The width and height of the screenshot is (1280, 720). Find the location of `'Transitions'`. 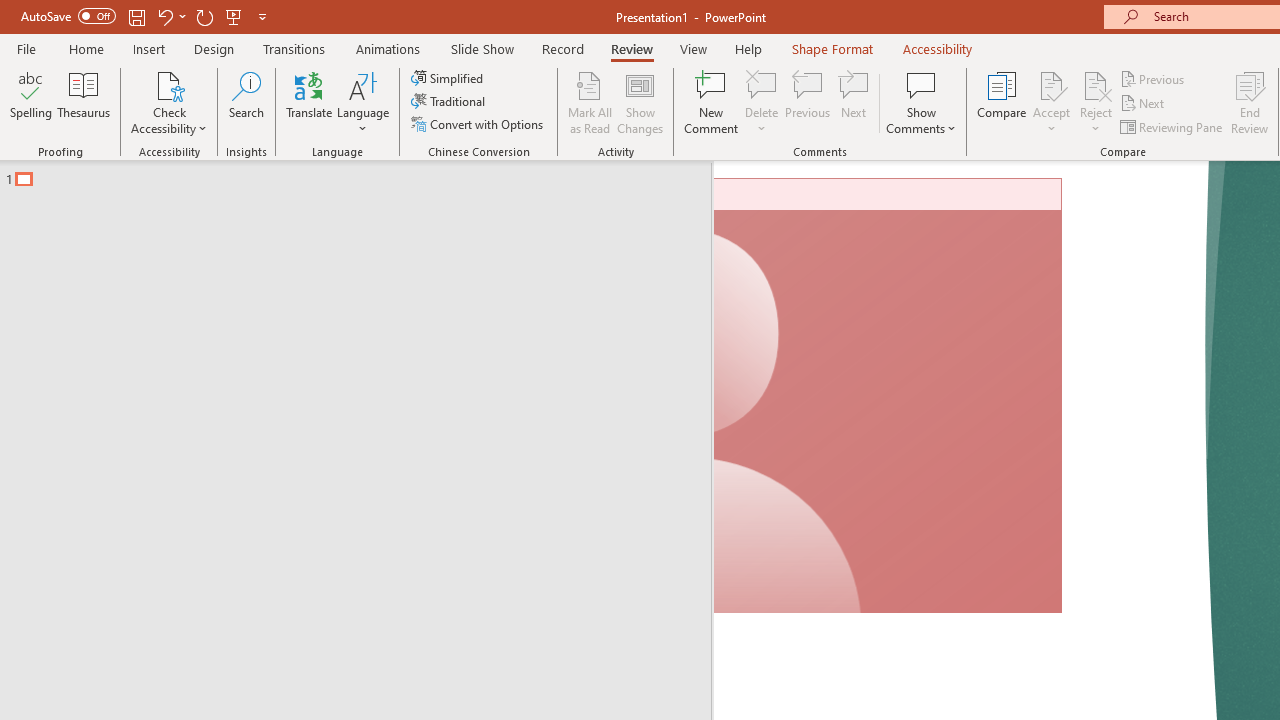

'Transitions' is located at coordinates (294, 48).